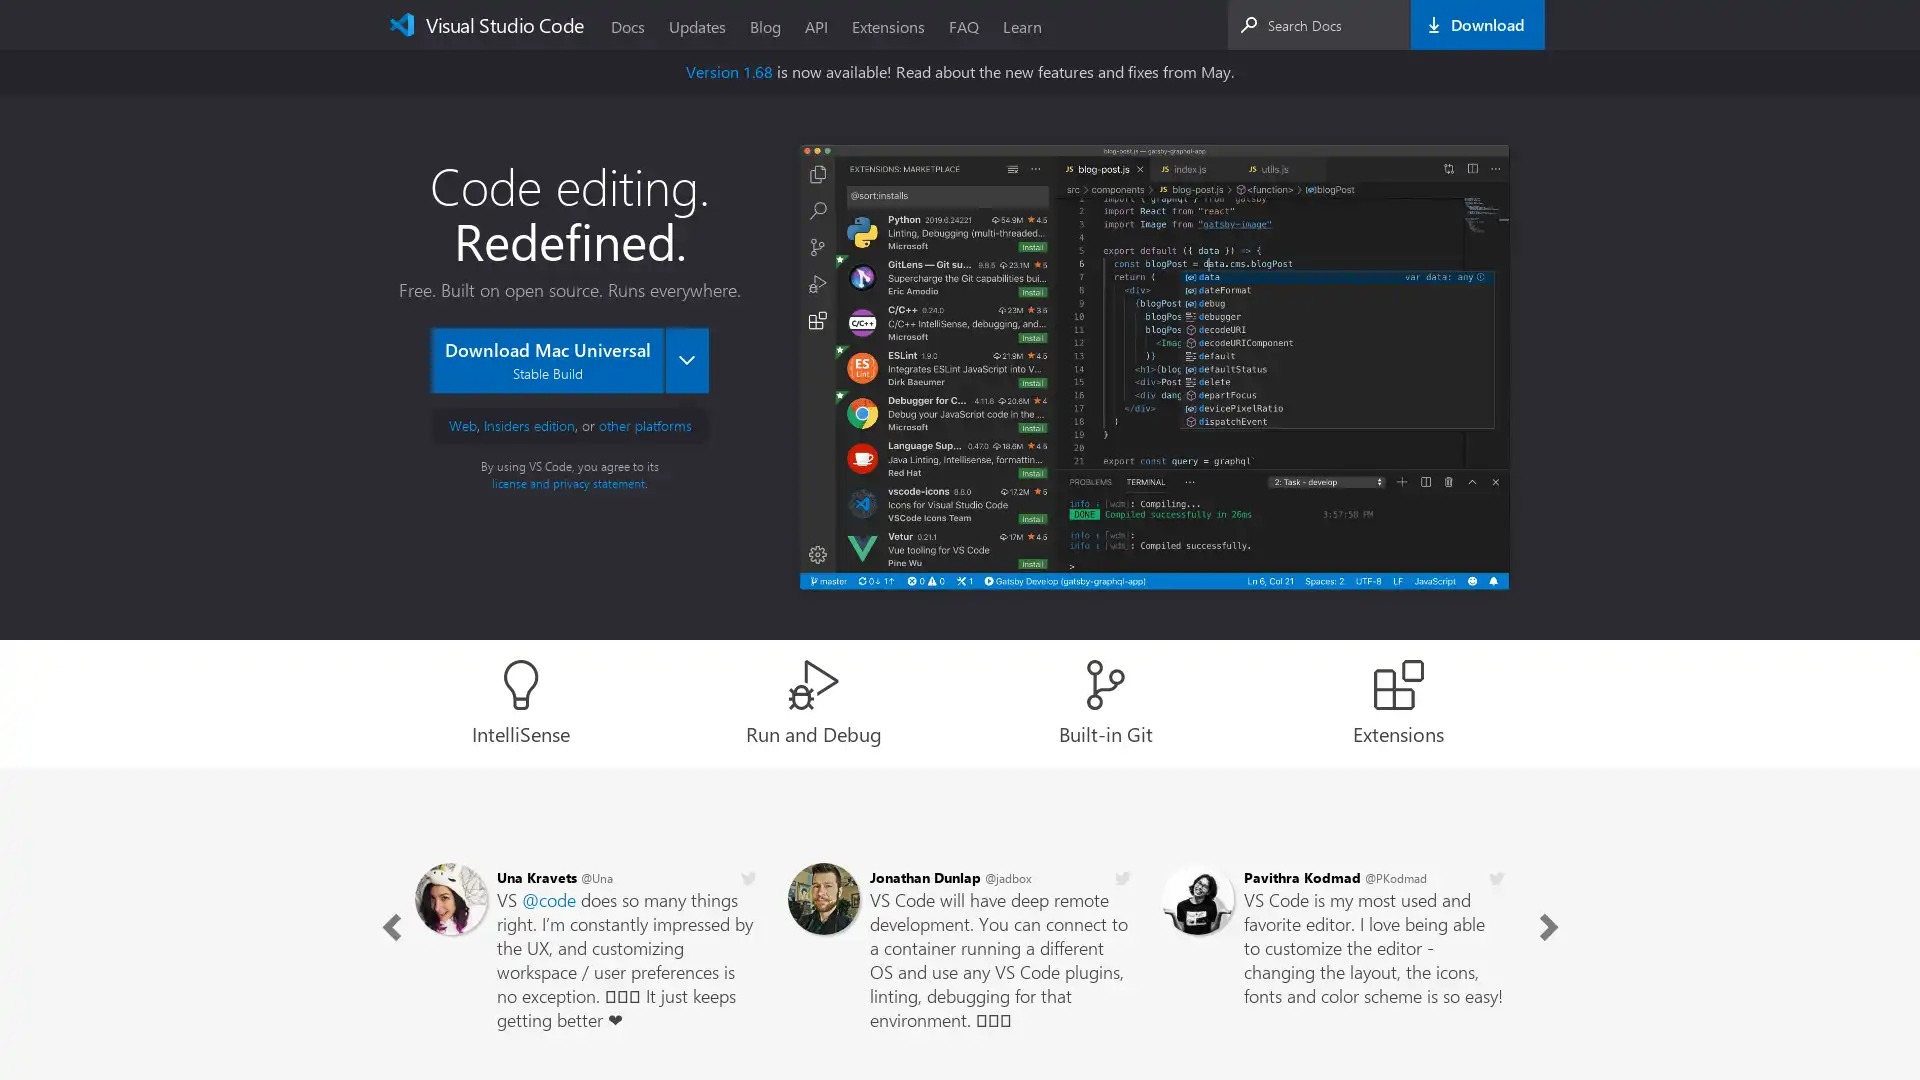 The width and height of the screenshot is (1920, 1080). What do you see at coordinates (417, 946) in the screenshot?
I see `Previous` at bounding box center [417, 946].